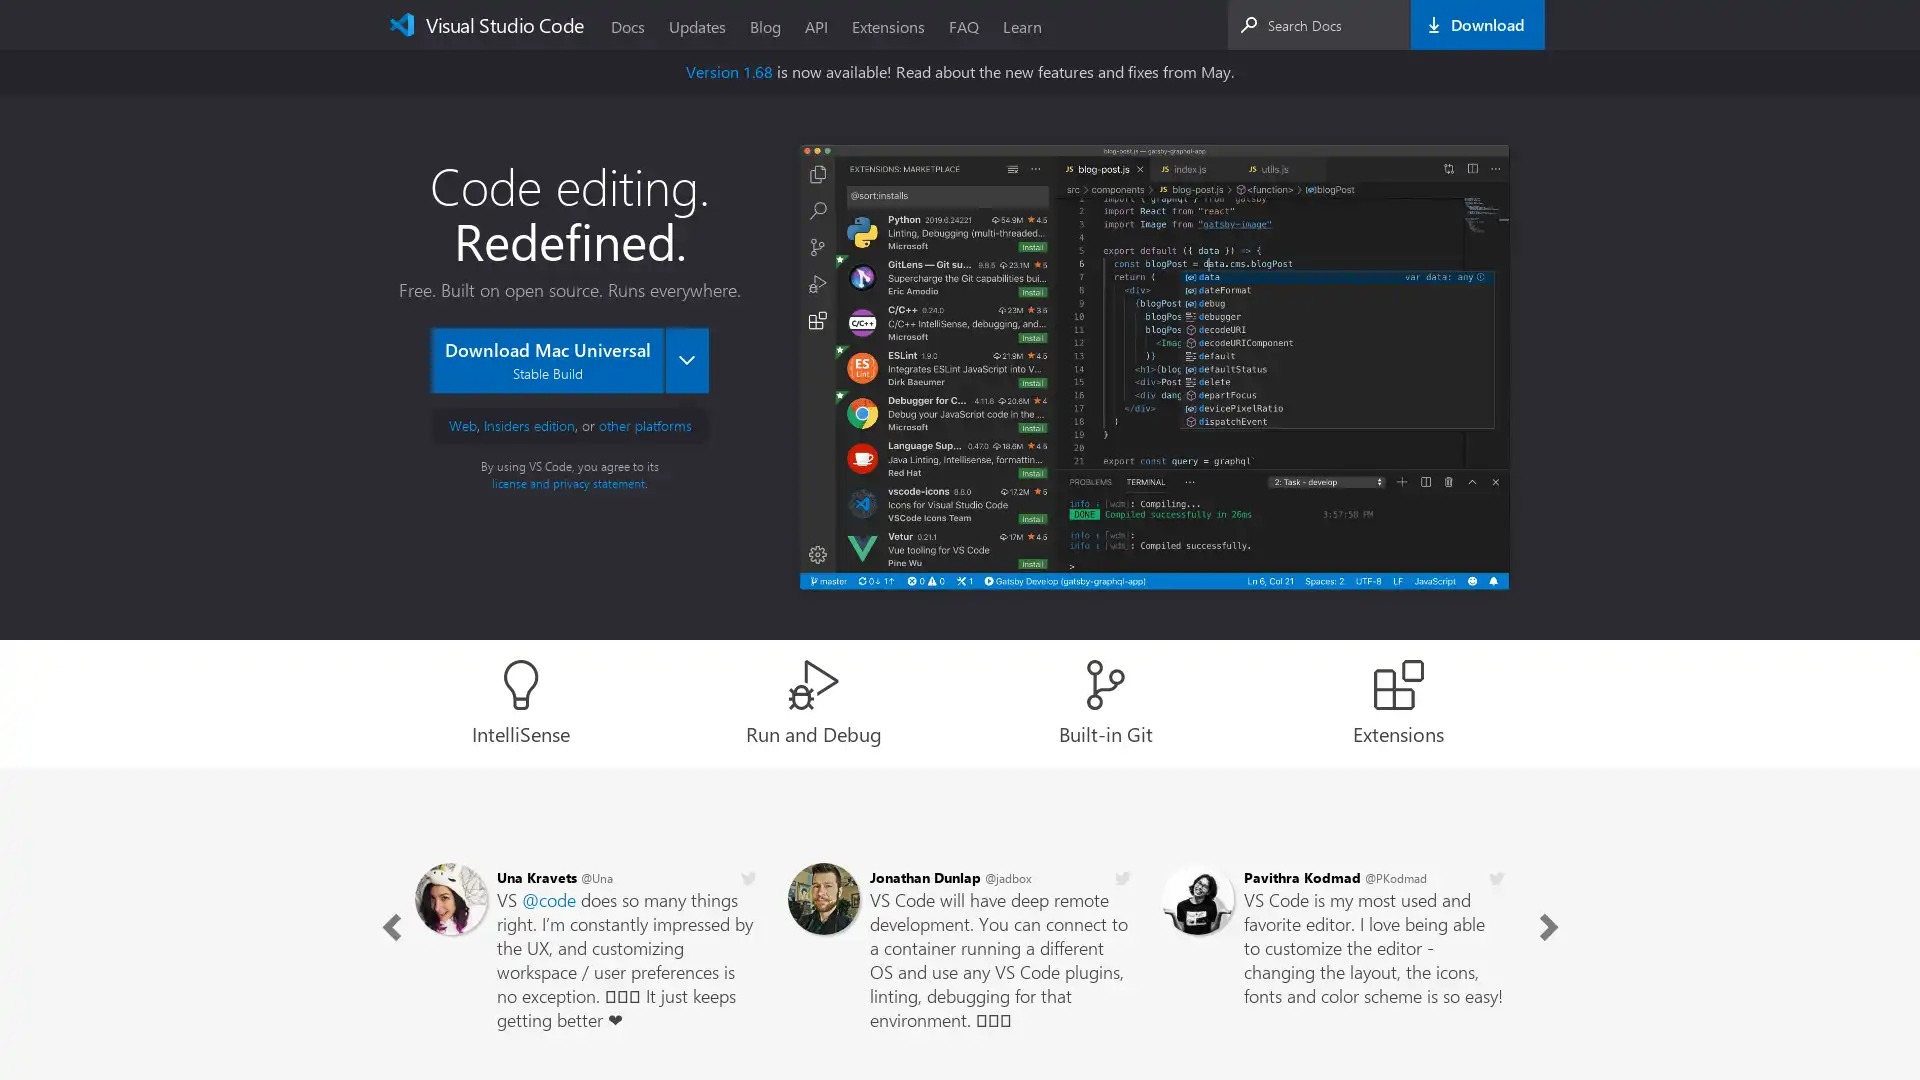 The width and height of the screenshot is (1920, 1080). What do you see at coordinates (417, 946) in the screenshot?
I see `Previous` at bounding box center [417, 946].